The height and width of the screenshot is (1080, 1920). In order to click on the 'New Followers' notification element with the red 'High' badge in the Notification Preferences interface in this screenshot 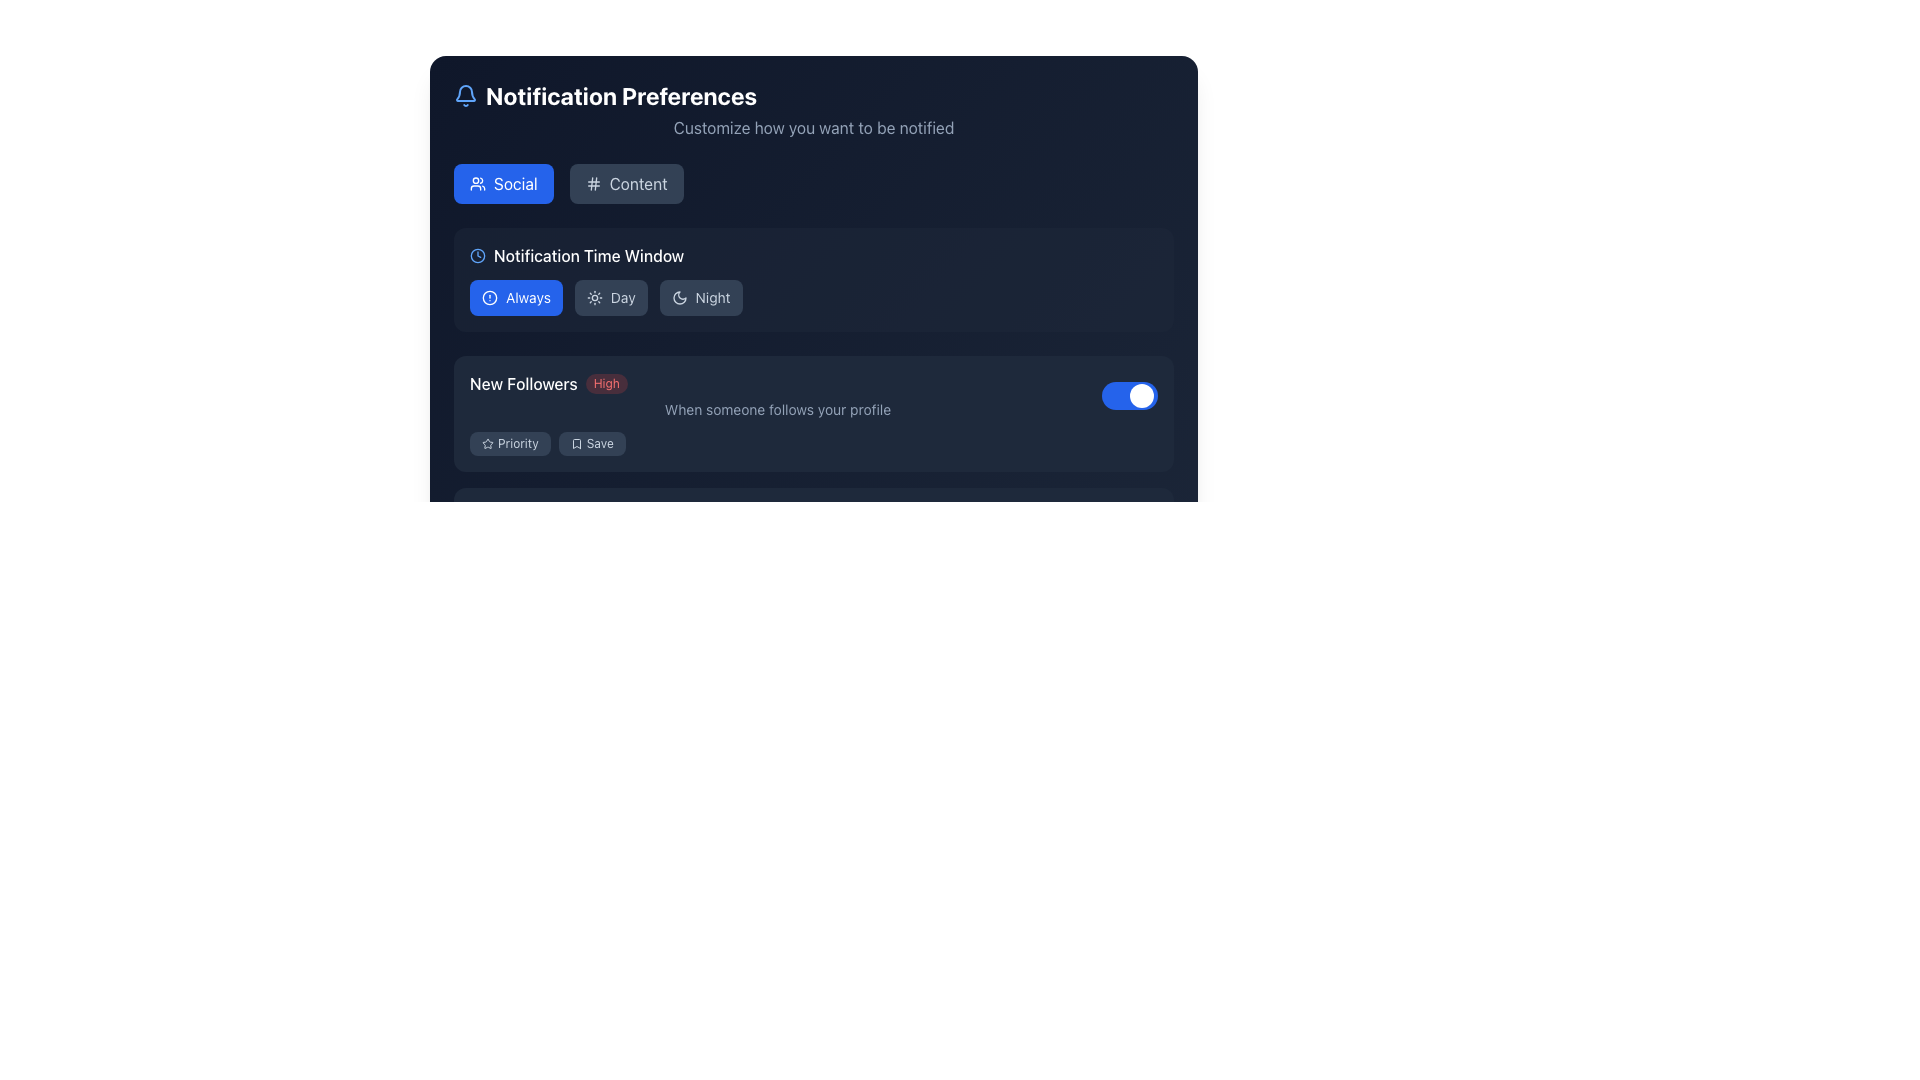, I will do `click(776, 396)`.